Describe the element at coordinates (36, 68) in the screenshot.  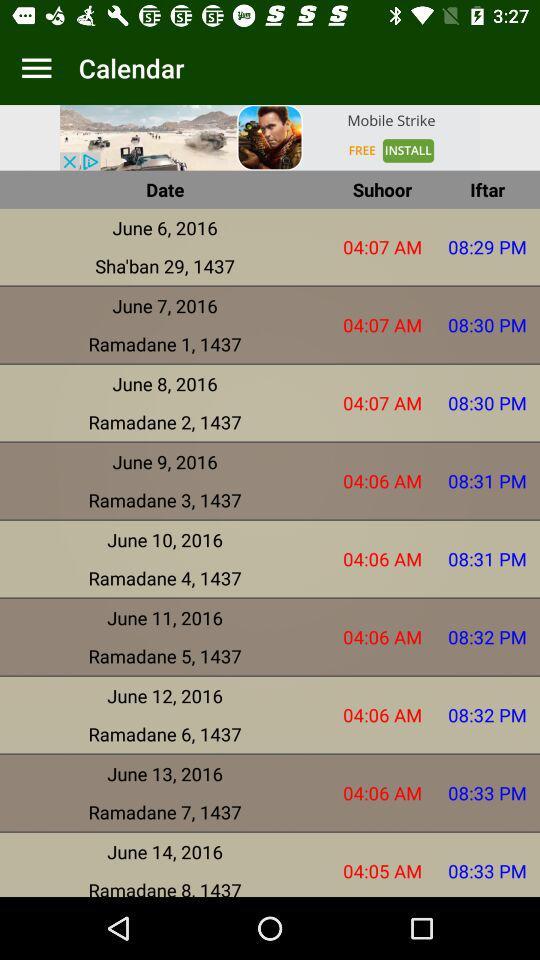
I see `tag to add extensions bar` at that location.